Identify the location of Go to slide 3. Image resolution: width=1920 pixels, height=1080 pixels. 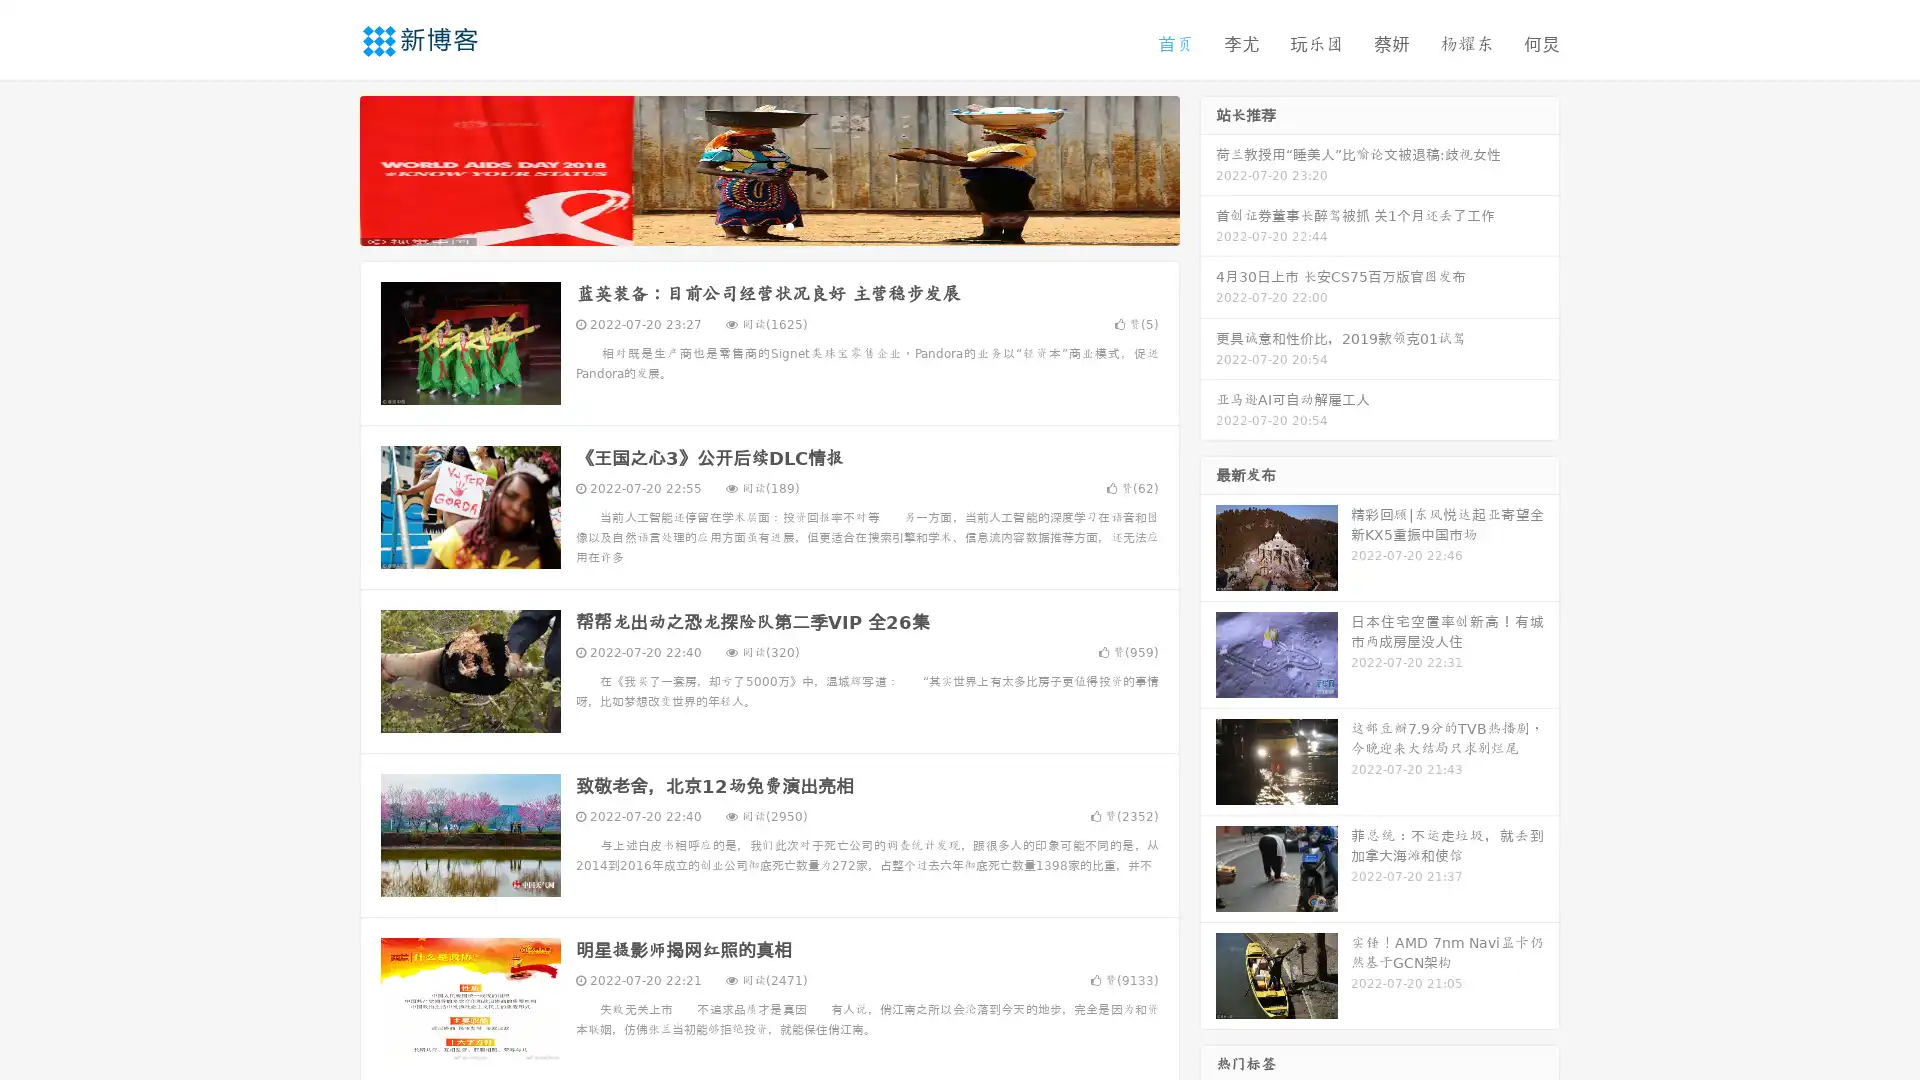
(789, 225).